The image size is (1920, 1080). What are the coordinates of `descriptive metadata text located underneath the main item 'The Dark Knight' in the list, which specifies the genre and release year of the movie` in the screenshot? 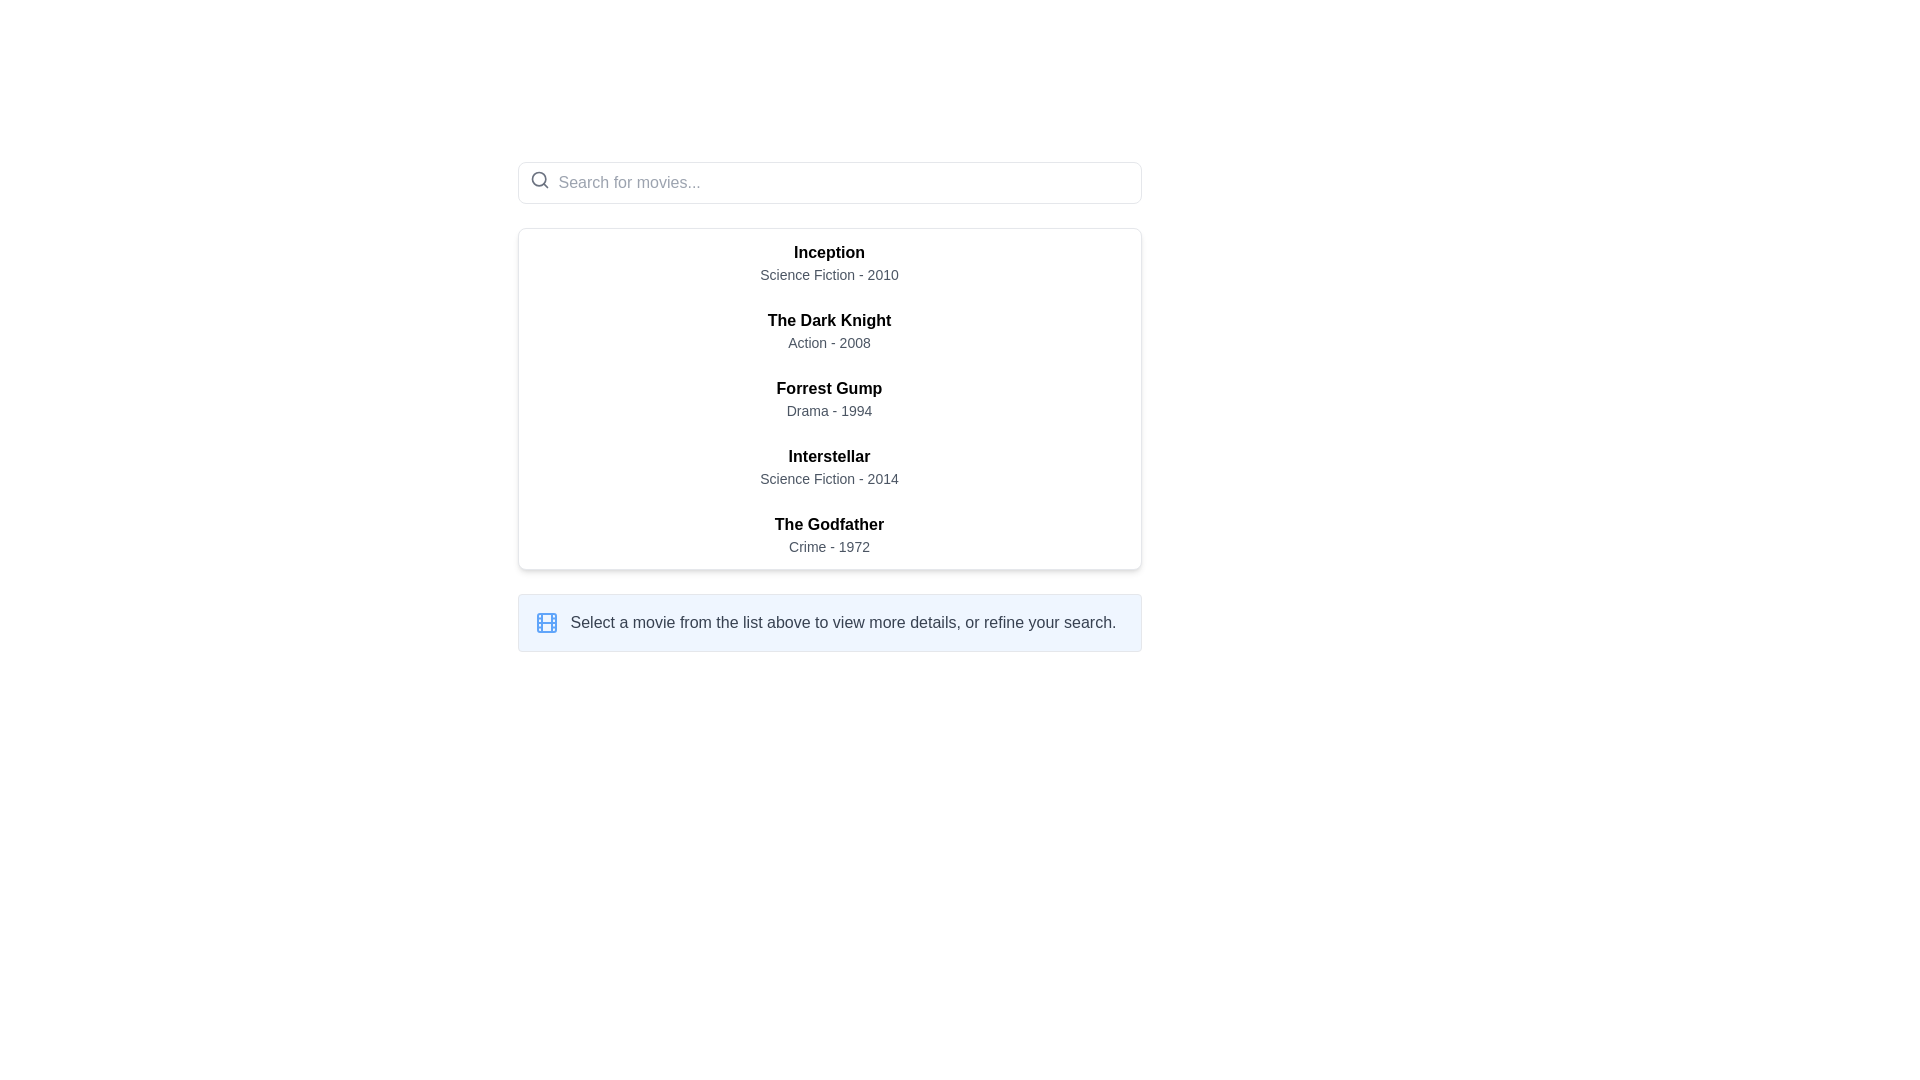 It's located at (829, 342).